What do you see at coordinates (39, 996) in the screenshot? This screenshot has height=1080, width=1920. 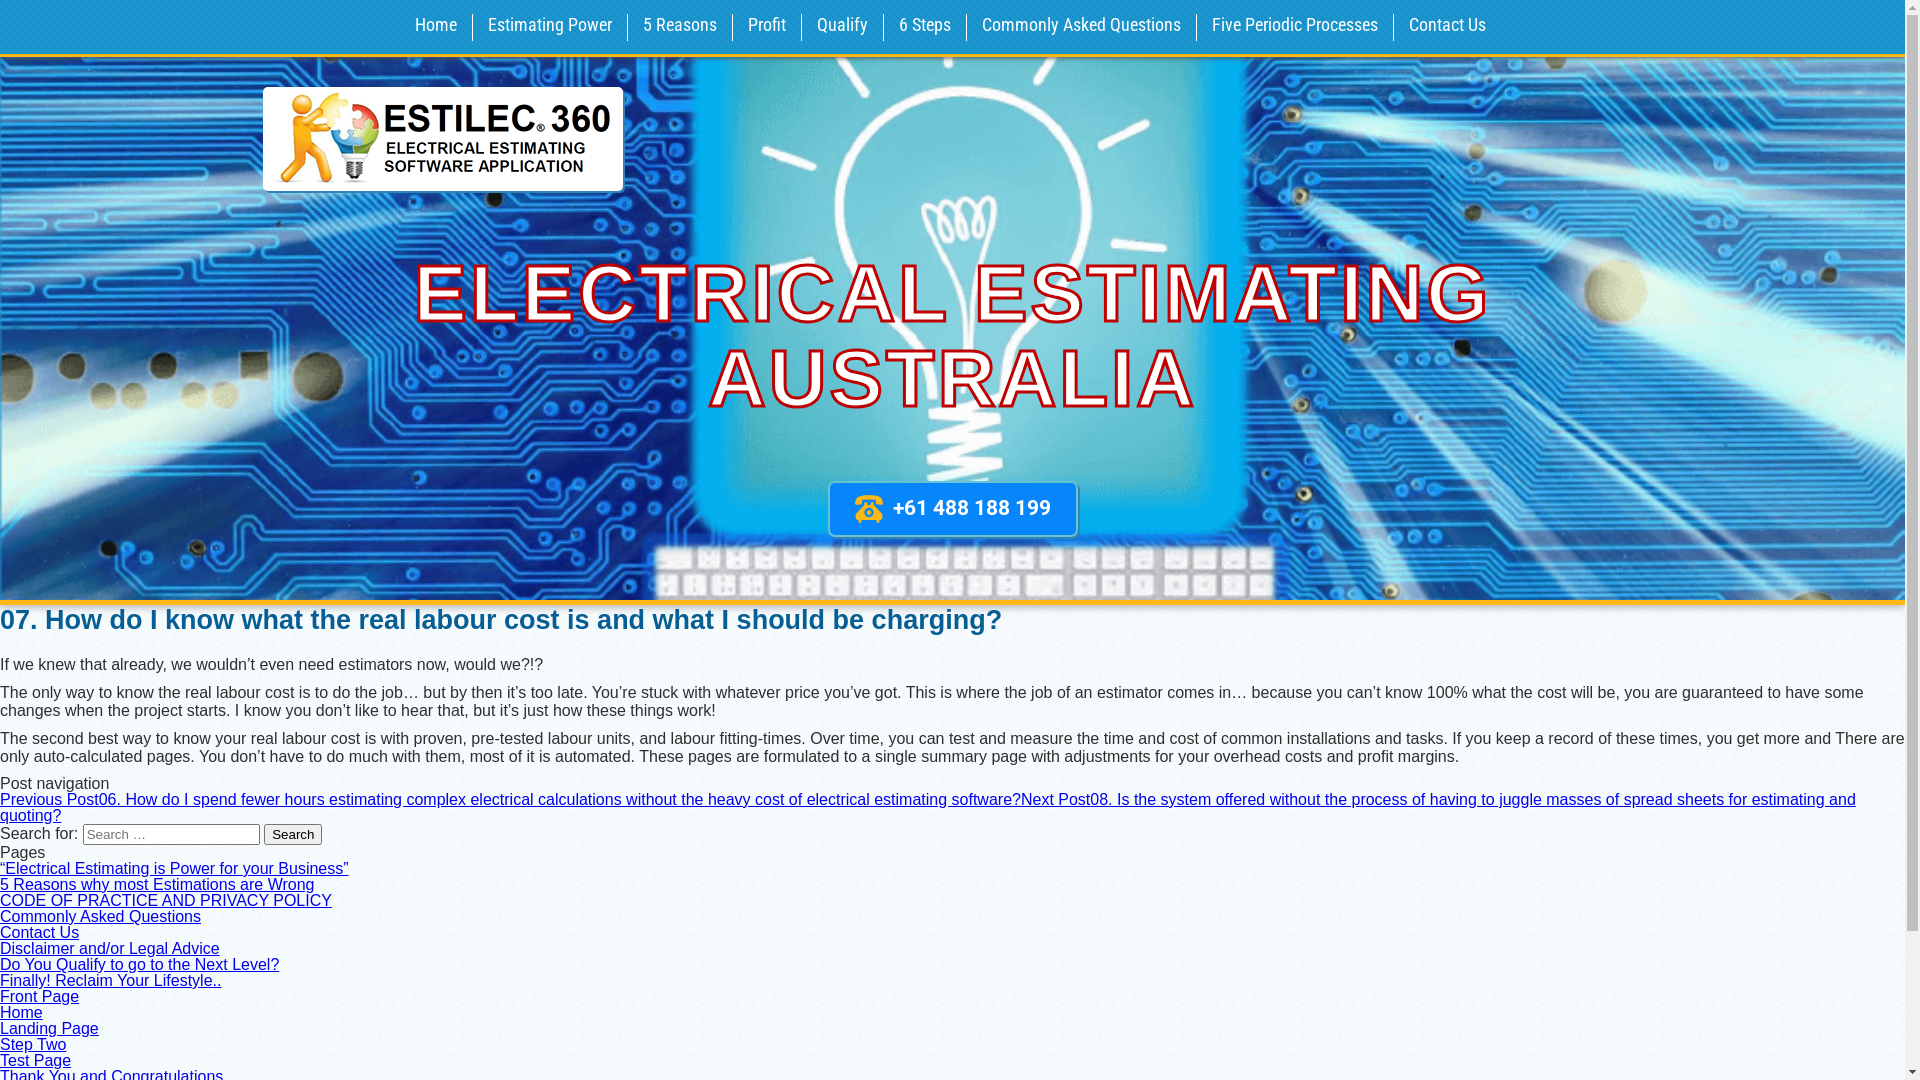 I see `'Front Page'` at bounding box center [39, 996].